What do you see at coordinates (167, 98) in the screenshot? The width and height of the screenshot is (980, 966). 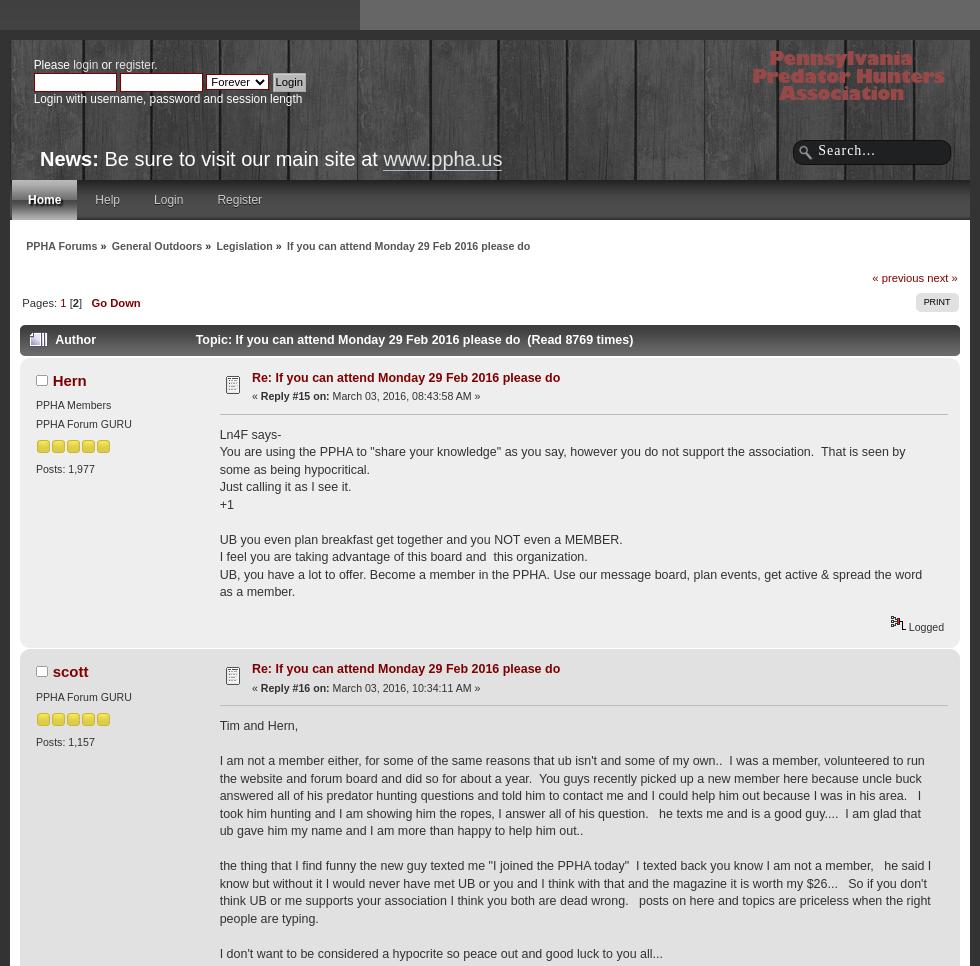 I see `'Login with username, password and session length'` at bounding box center [167, 98].